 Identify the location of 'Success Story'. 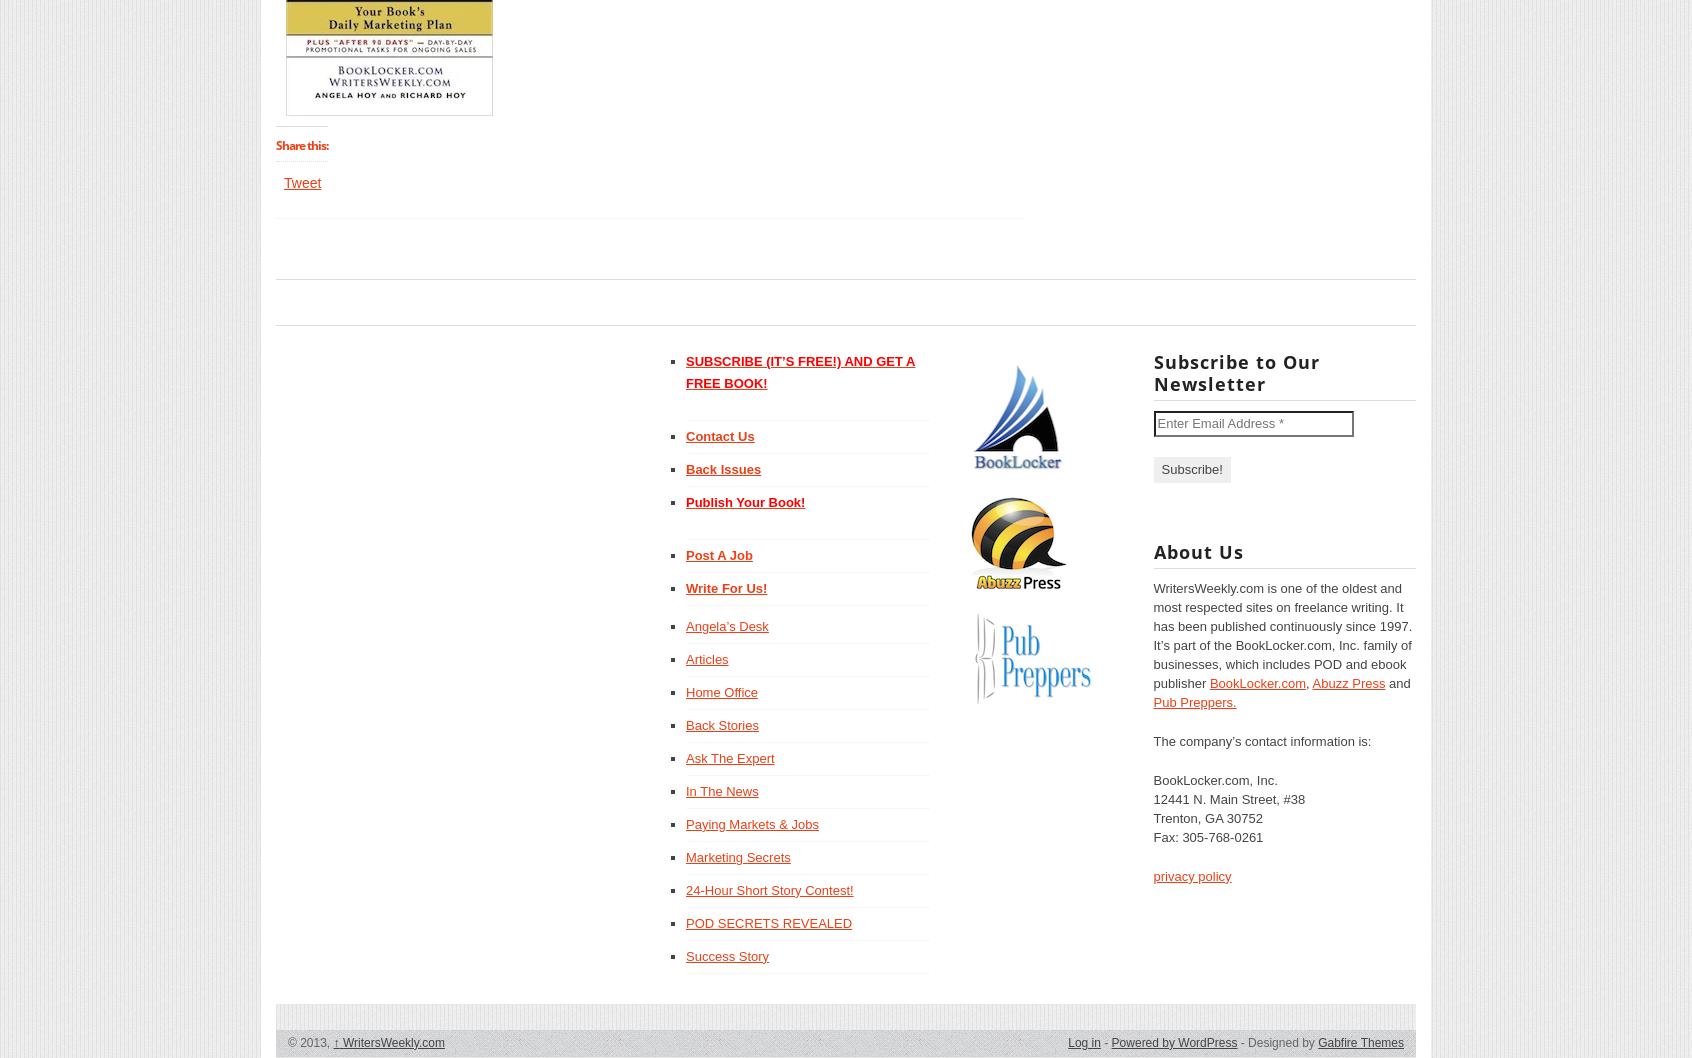
(685, 955).